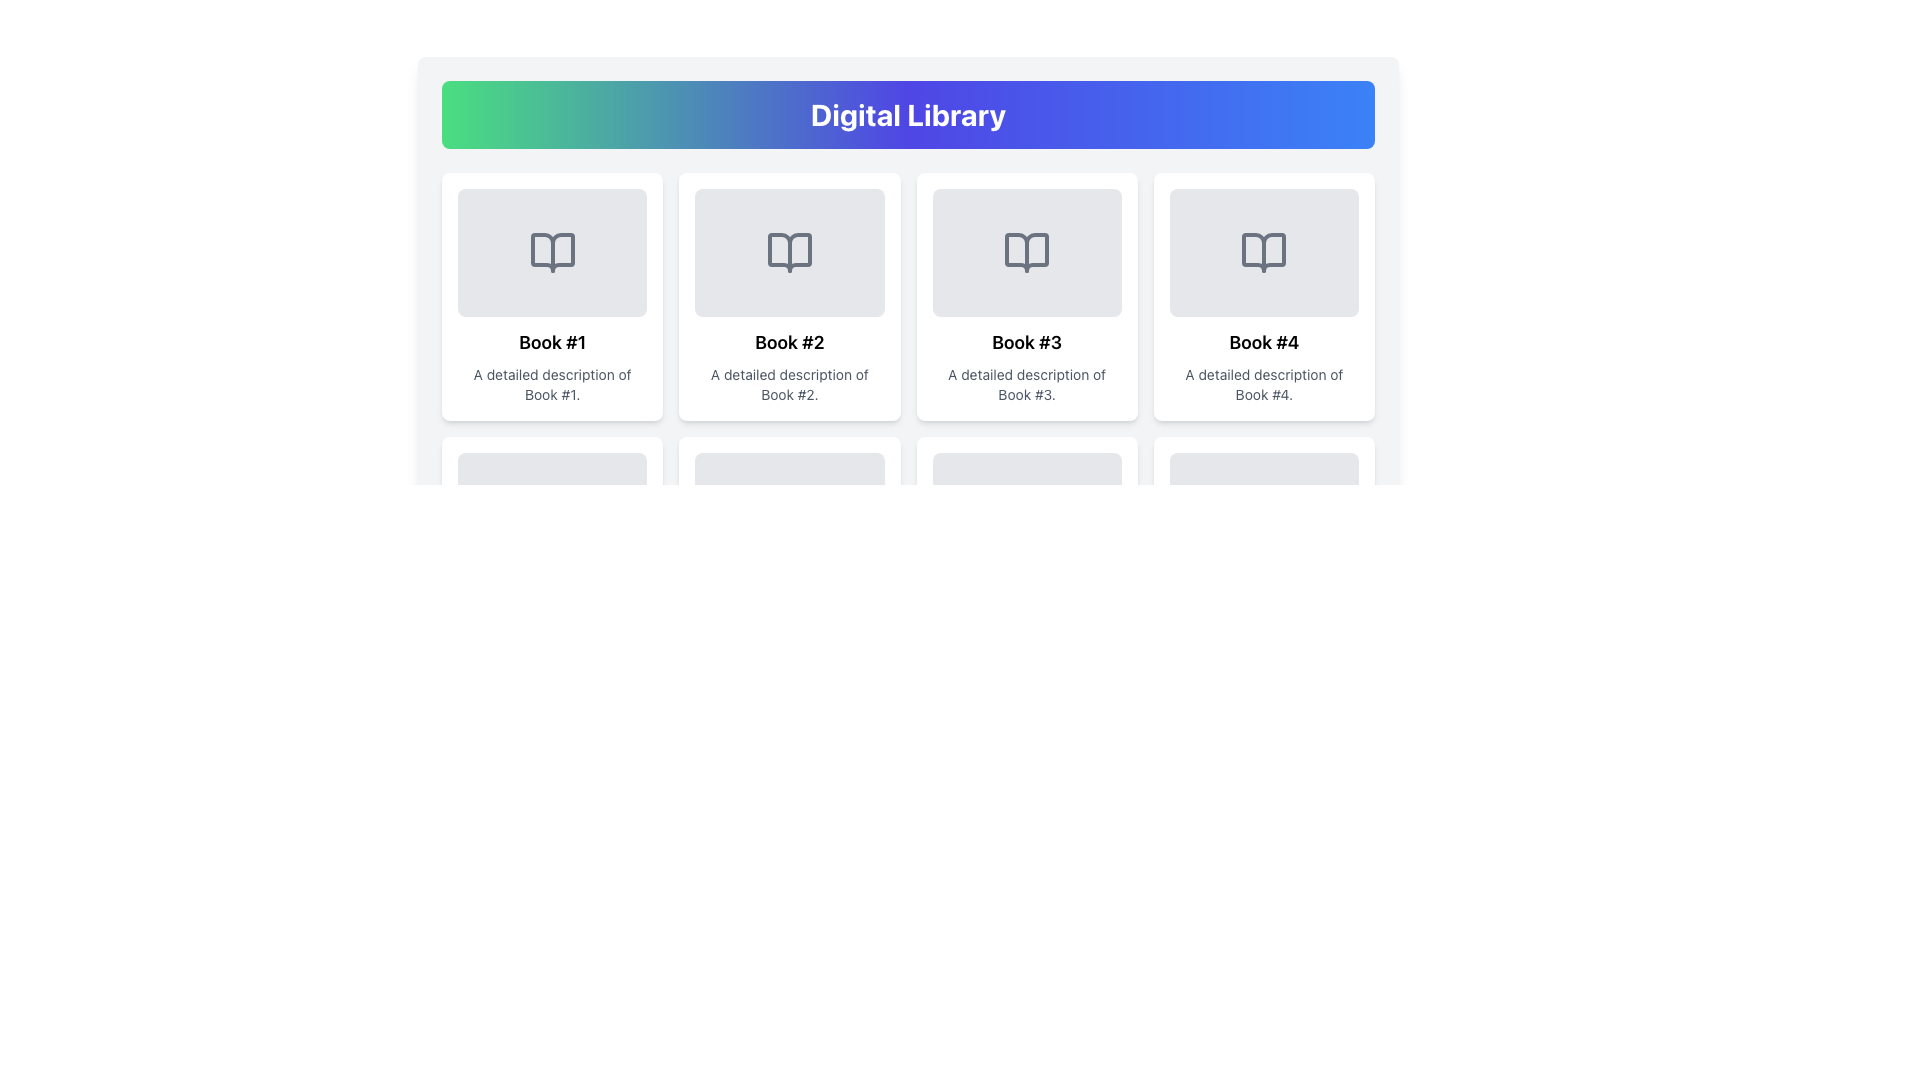 The width and height of the screenshot is (1920, 1080). Describe the element at coordinates (1027, 385) in the screenshot. I see `the static text display element containing the phrase 'A detailed description of Book #3' located within the card for 'Book #3' in the 'Digital Library' grid` at that location.